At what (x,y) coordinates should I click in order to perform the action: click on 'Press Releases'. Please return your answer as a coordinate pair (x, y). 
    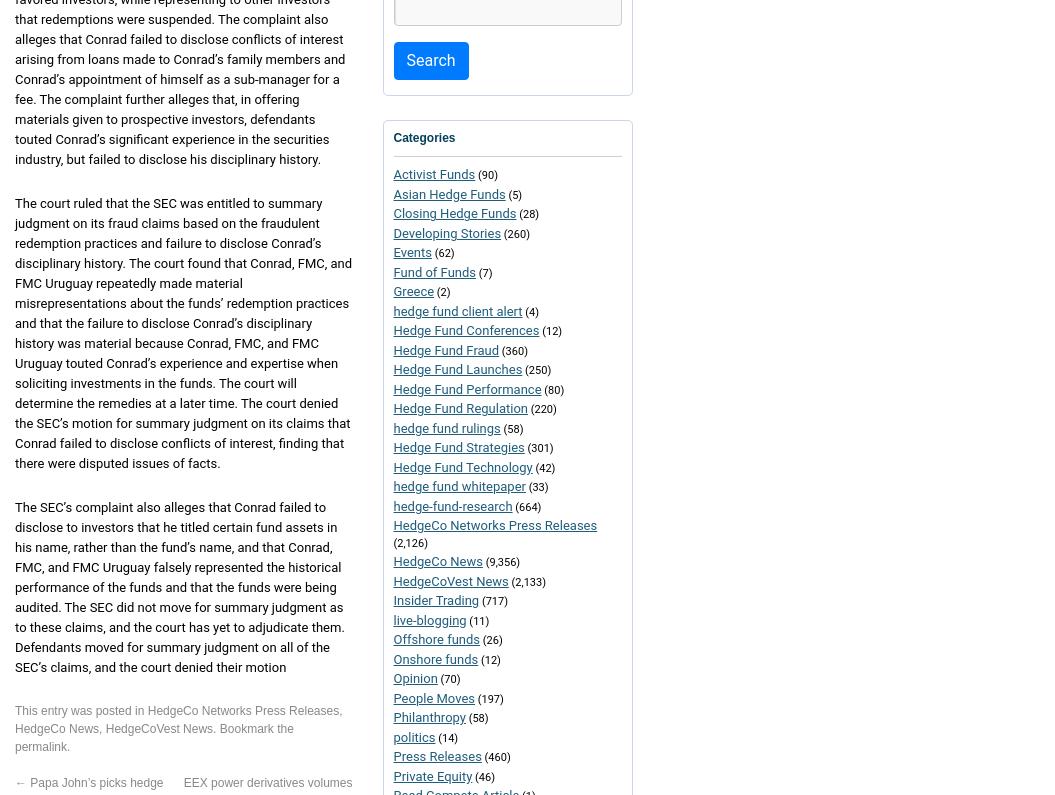
    Looking at the image, I should click on (435, 755).